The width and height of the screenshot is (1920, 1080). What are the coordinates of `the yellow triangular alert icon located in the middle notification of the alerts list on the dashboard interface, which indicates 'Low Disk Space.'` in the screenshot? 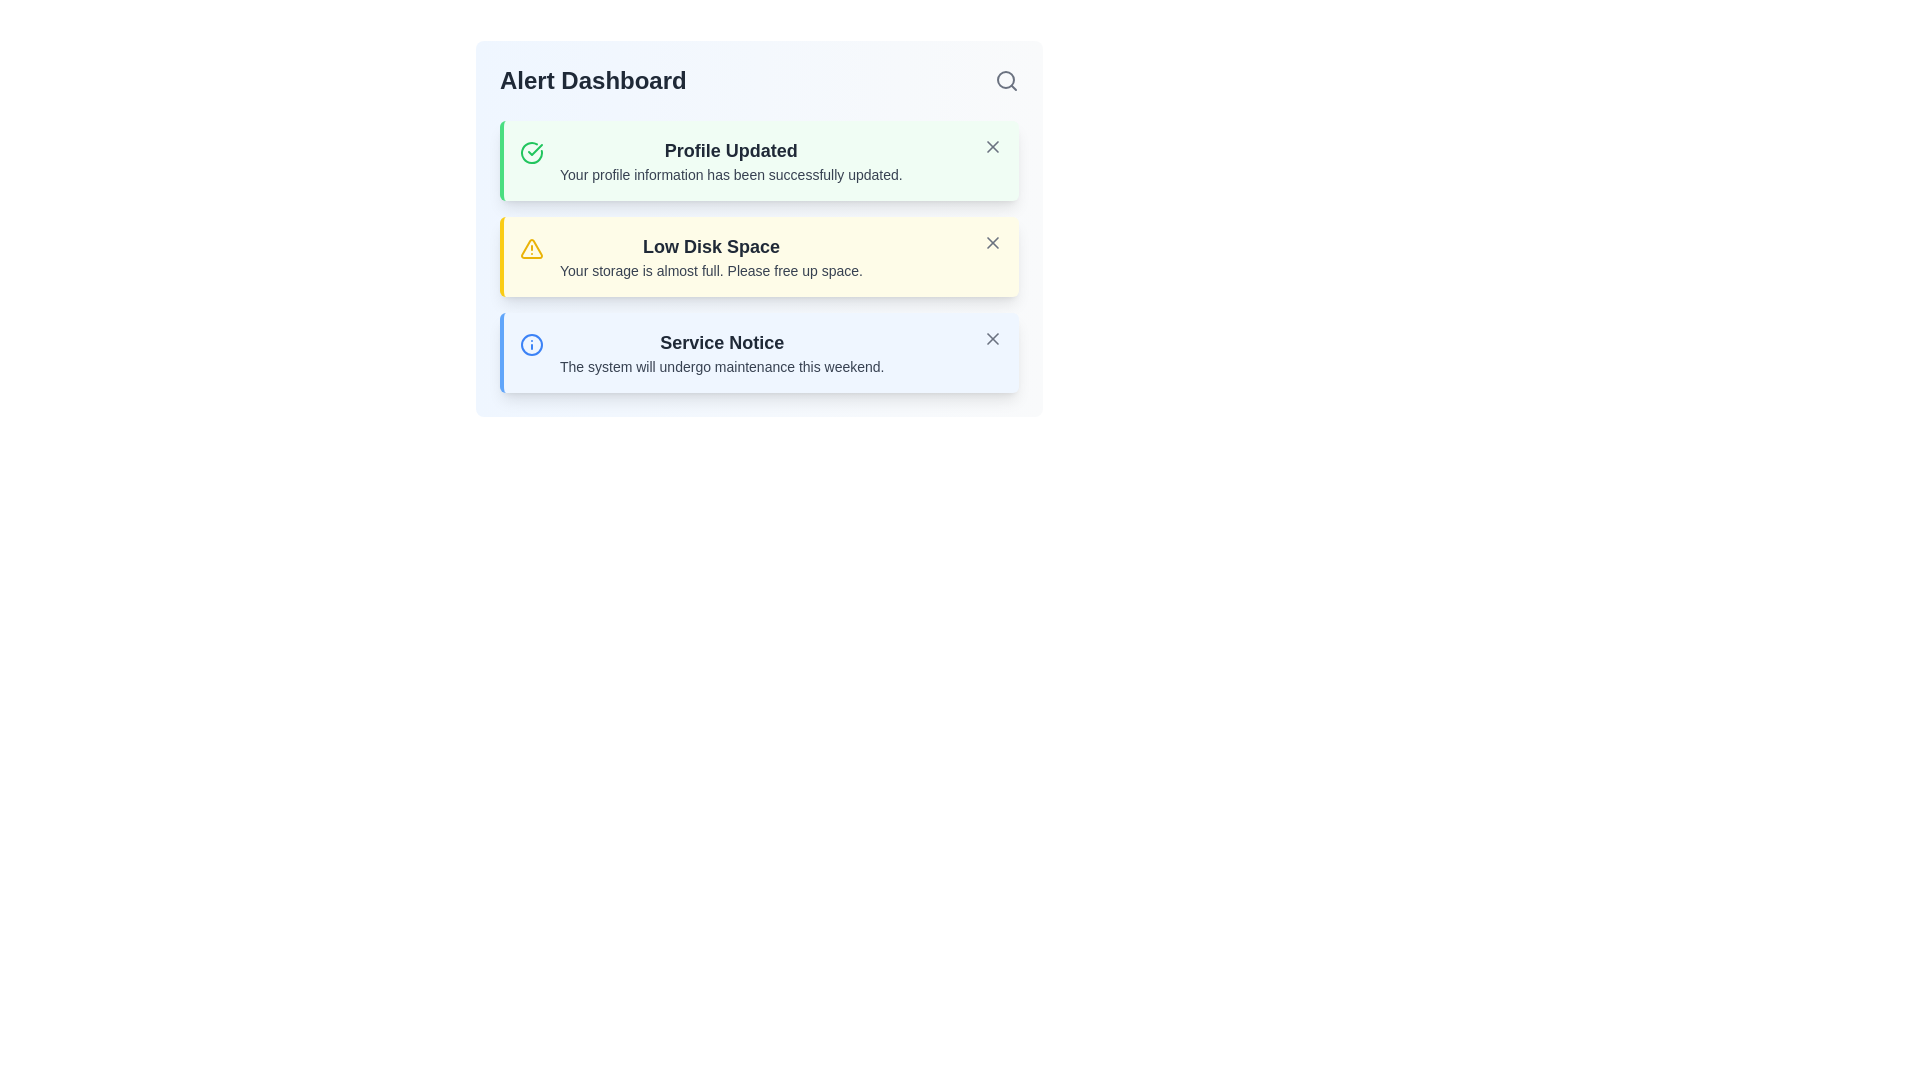 It's located at (532, 247).